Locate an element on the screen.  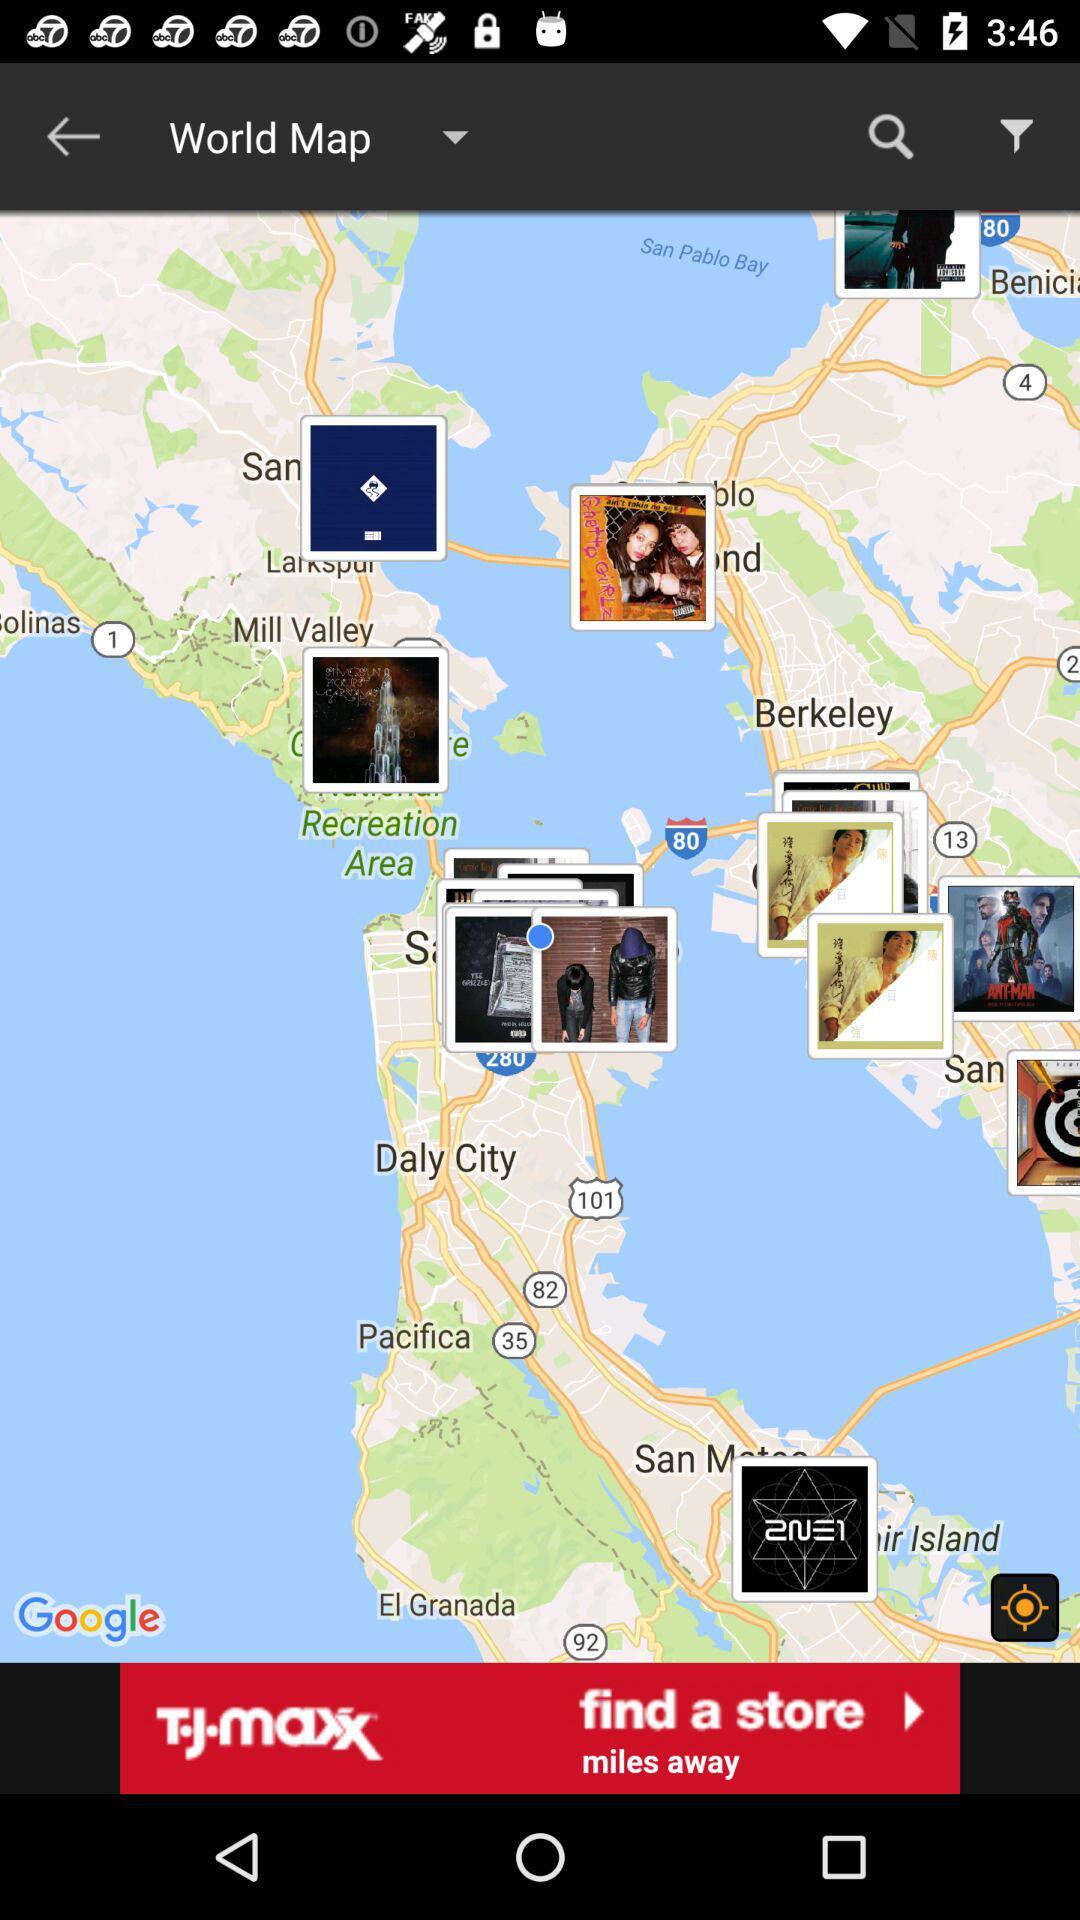
item to the right of world map icon is located at coordinates (890, 135).